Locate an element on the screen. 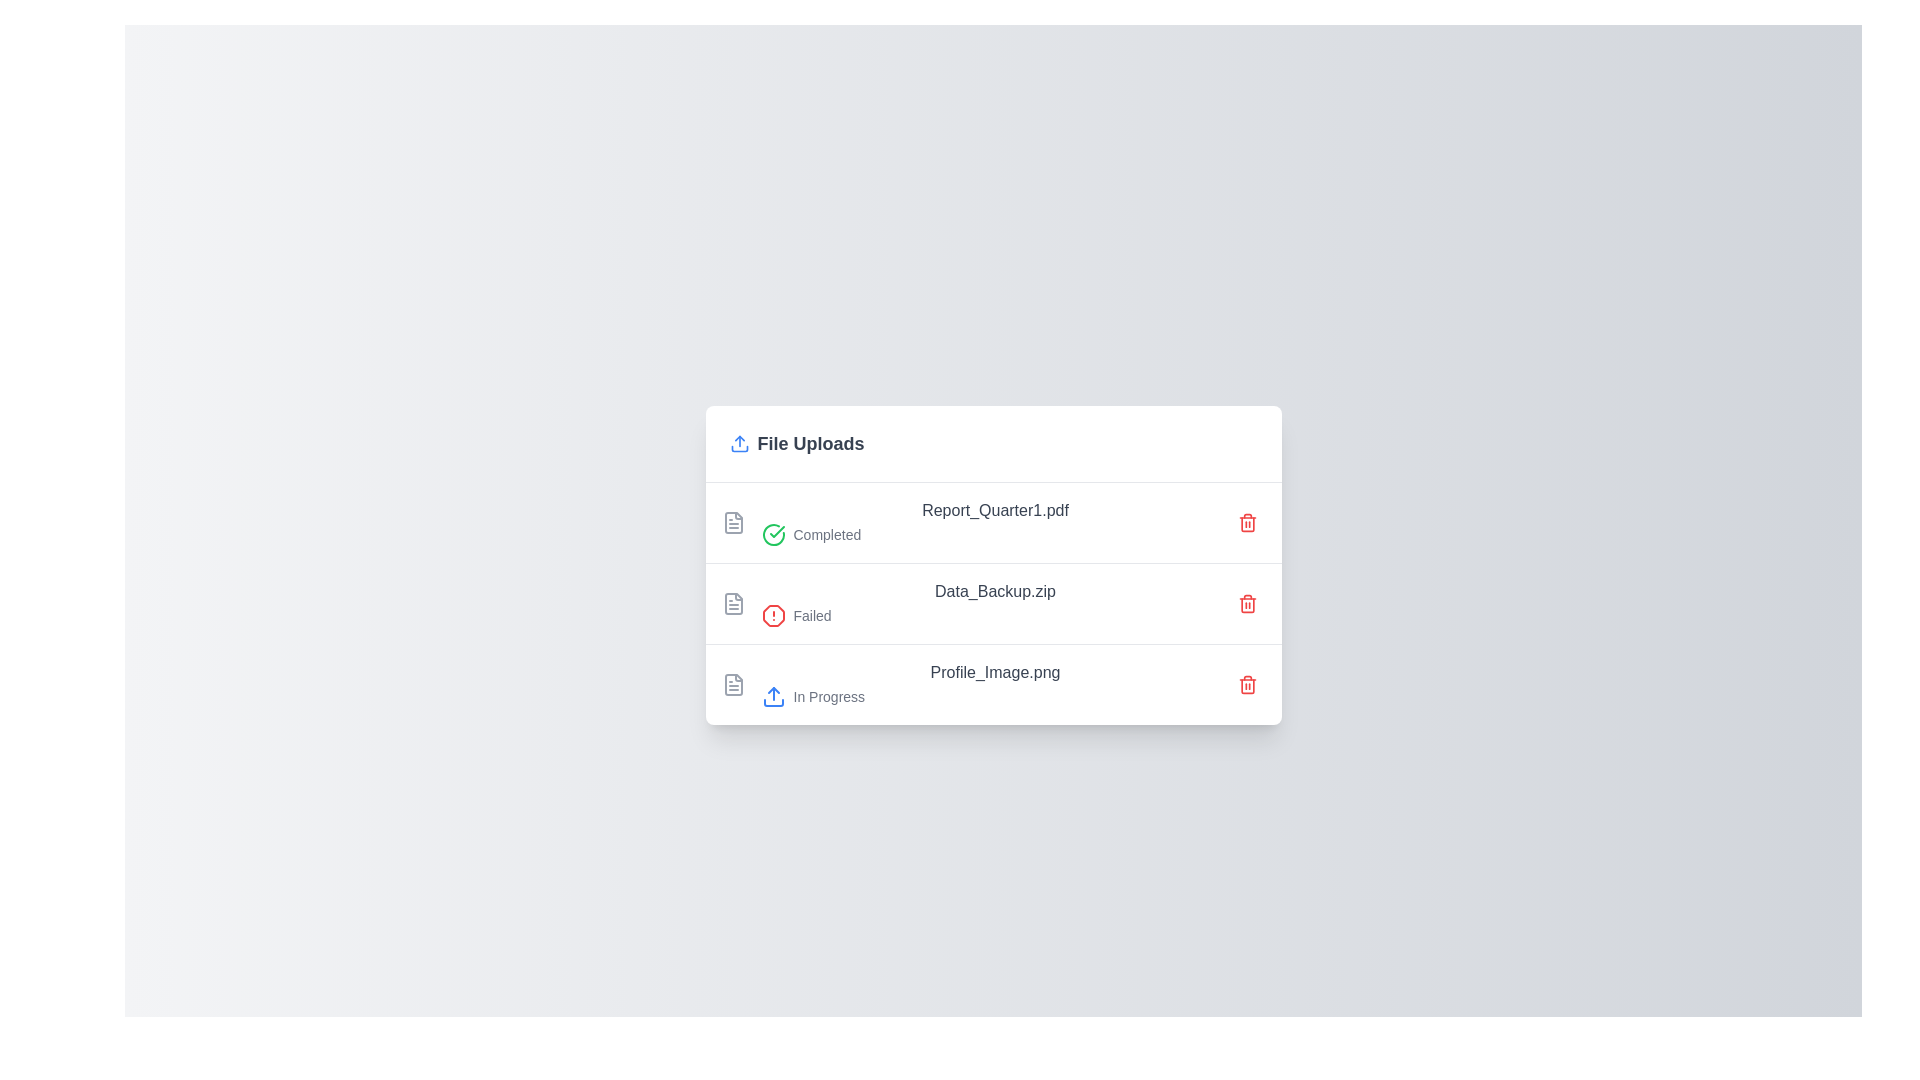  the label displaying the file name 'Data_Backup.zip', which is positioned centrally in the UI, above 'Profile_Image.png' and below 'Report_Quarter1.pdf' is located at coordinates (995, 590).